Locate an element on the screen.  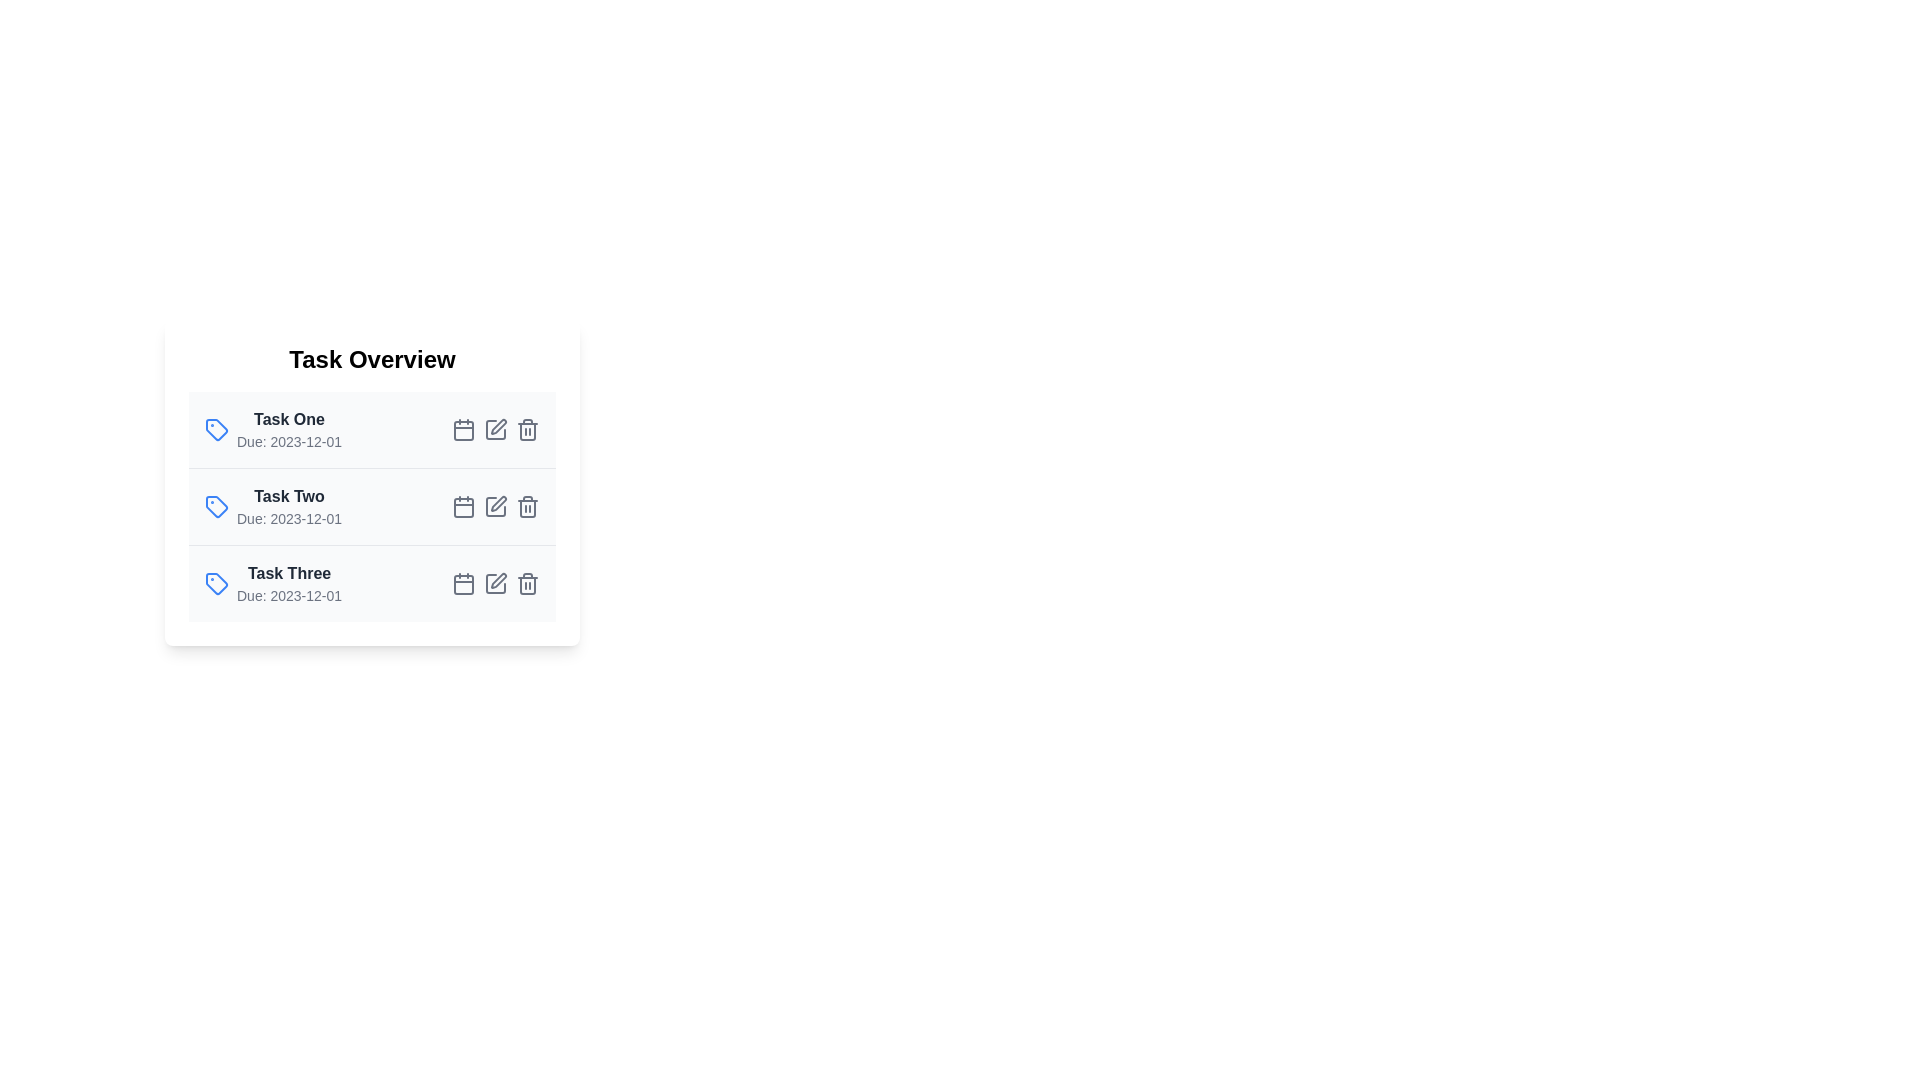
the static text label displaying 'Due: 2023-12-01', which is located directly below the text 'Task Two' in a lighter color shade, indicating its due date information is located at coordinates (288, 518).